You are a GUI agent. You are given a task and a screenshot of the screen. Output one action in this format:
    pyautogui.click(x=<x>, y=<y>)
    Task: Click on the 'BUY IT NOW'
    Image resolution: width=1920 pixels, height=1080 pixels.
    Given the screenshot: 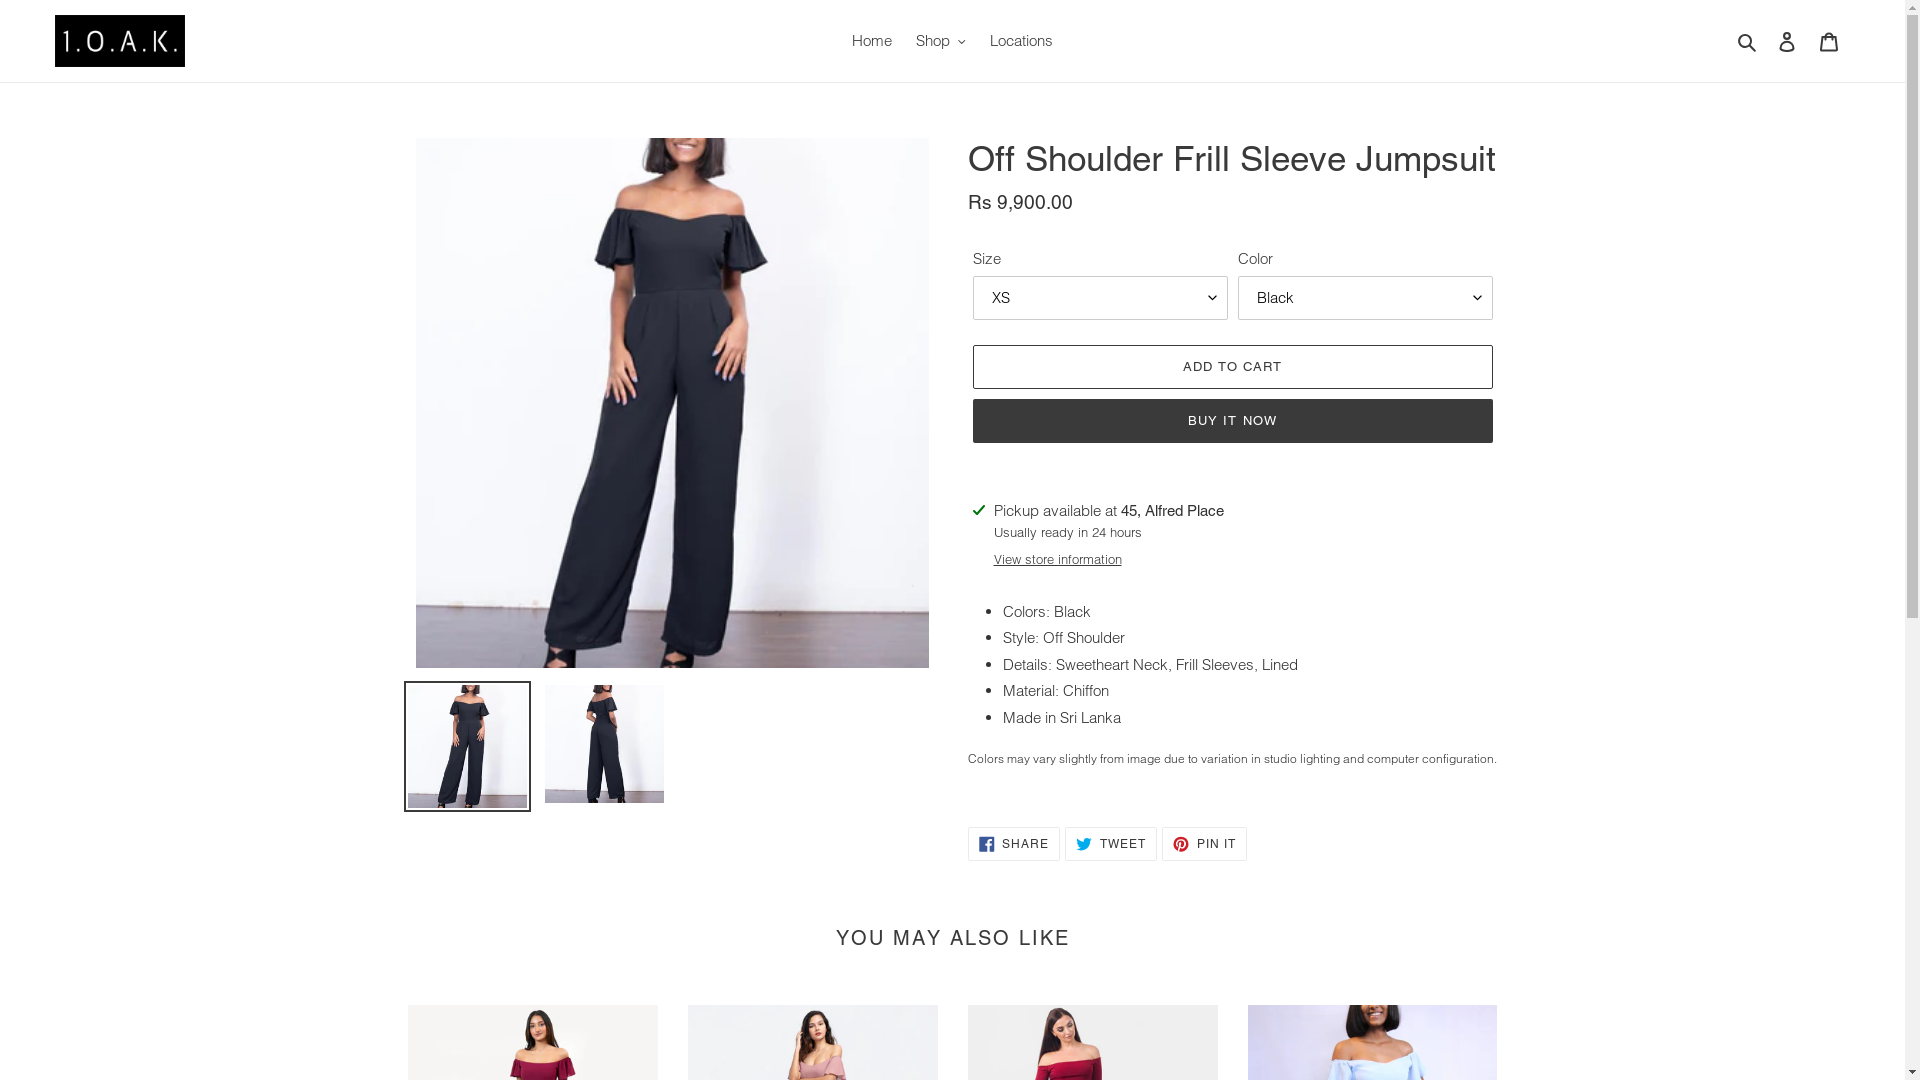 What is the action you would take?
    pyautogui.click(x=1231, y=419)
    